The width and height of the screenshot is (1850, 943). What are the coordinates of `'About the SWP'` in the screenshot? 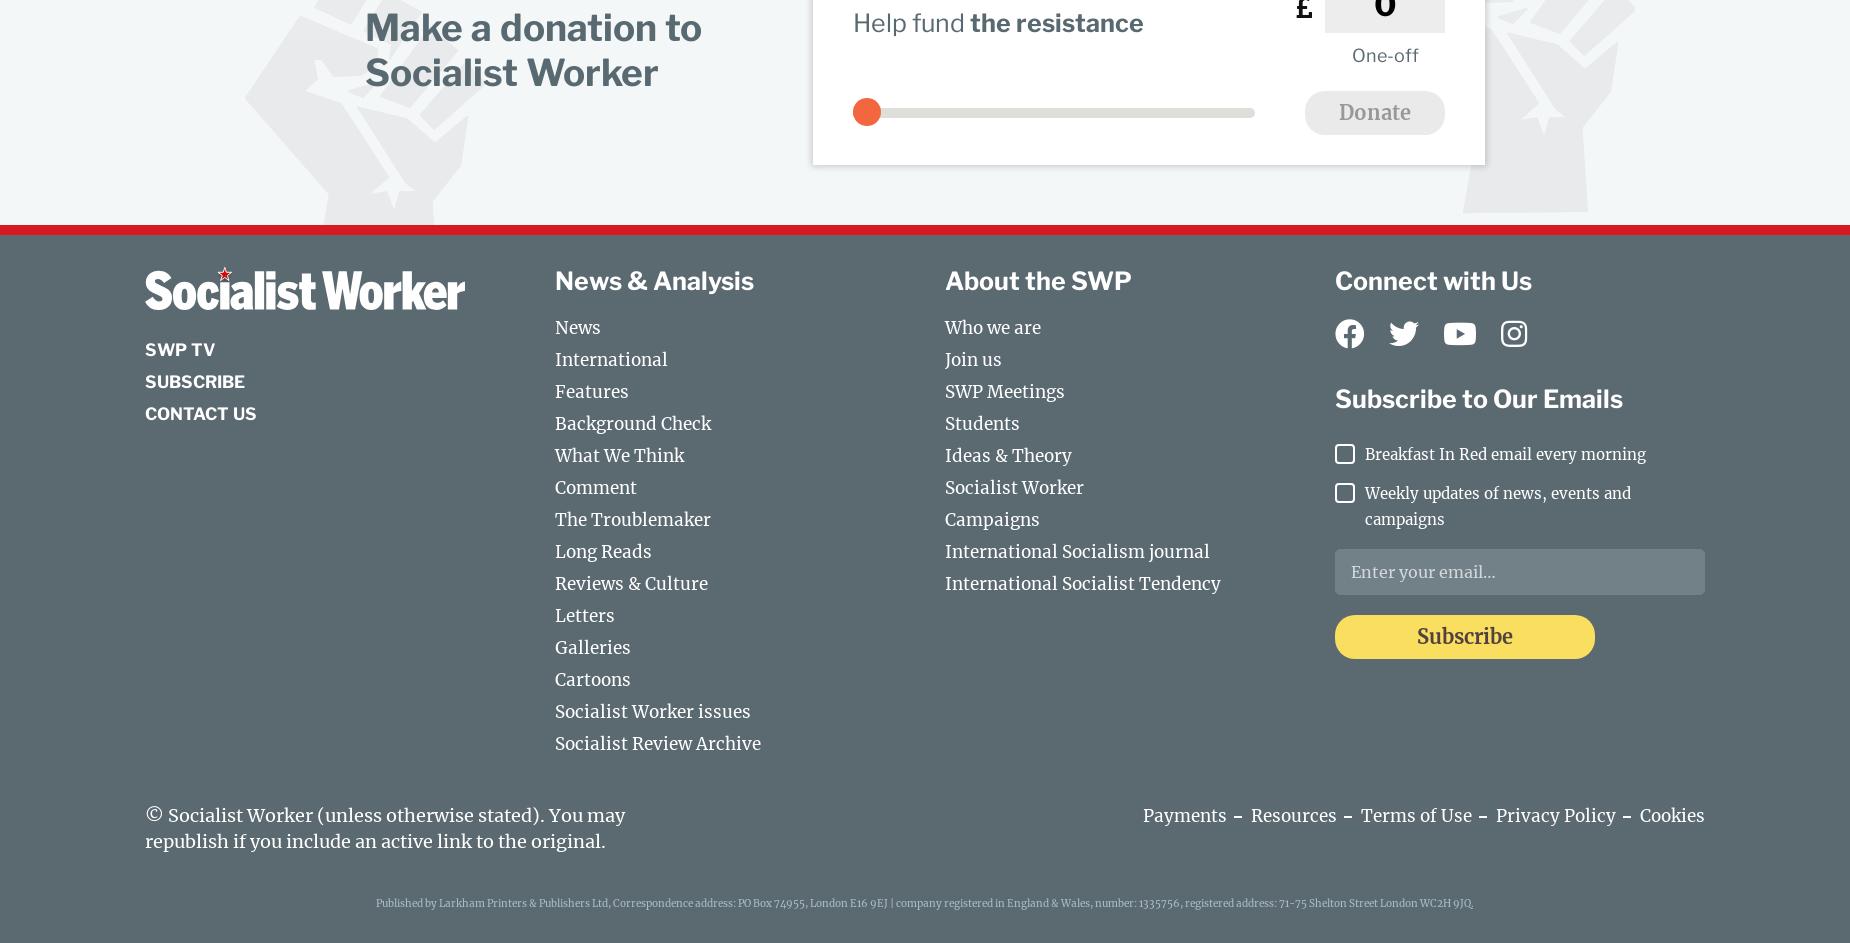 It's located at (1037, 280).